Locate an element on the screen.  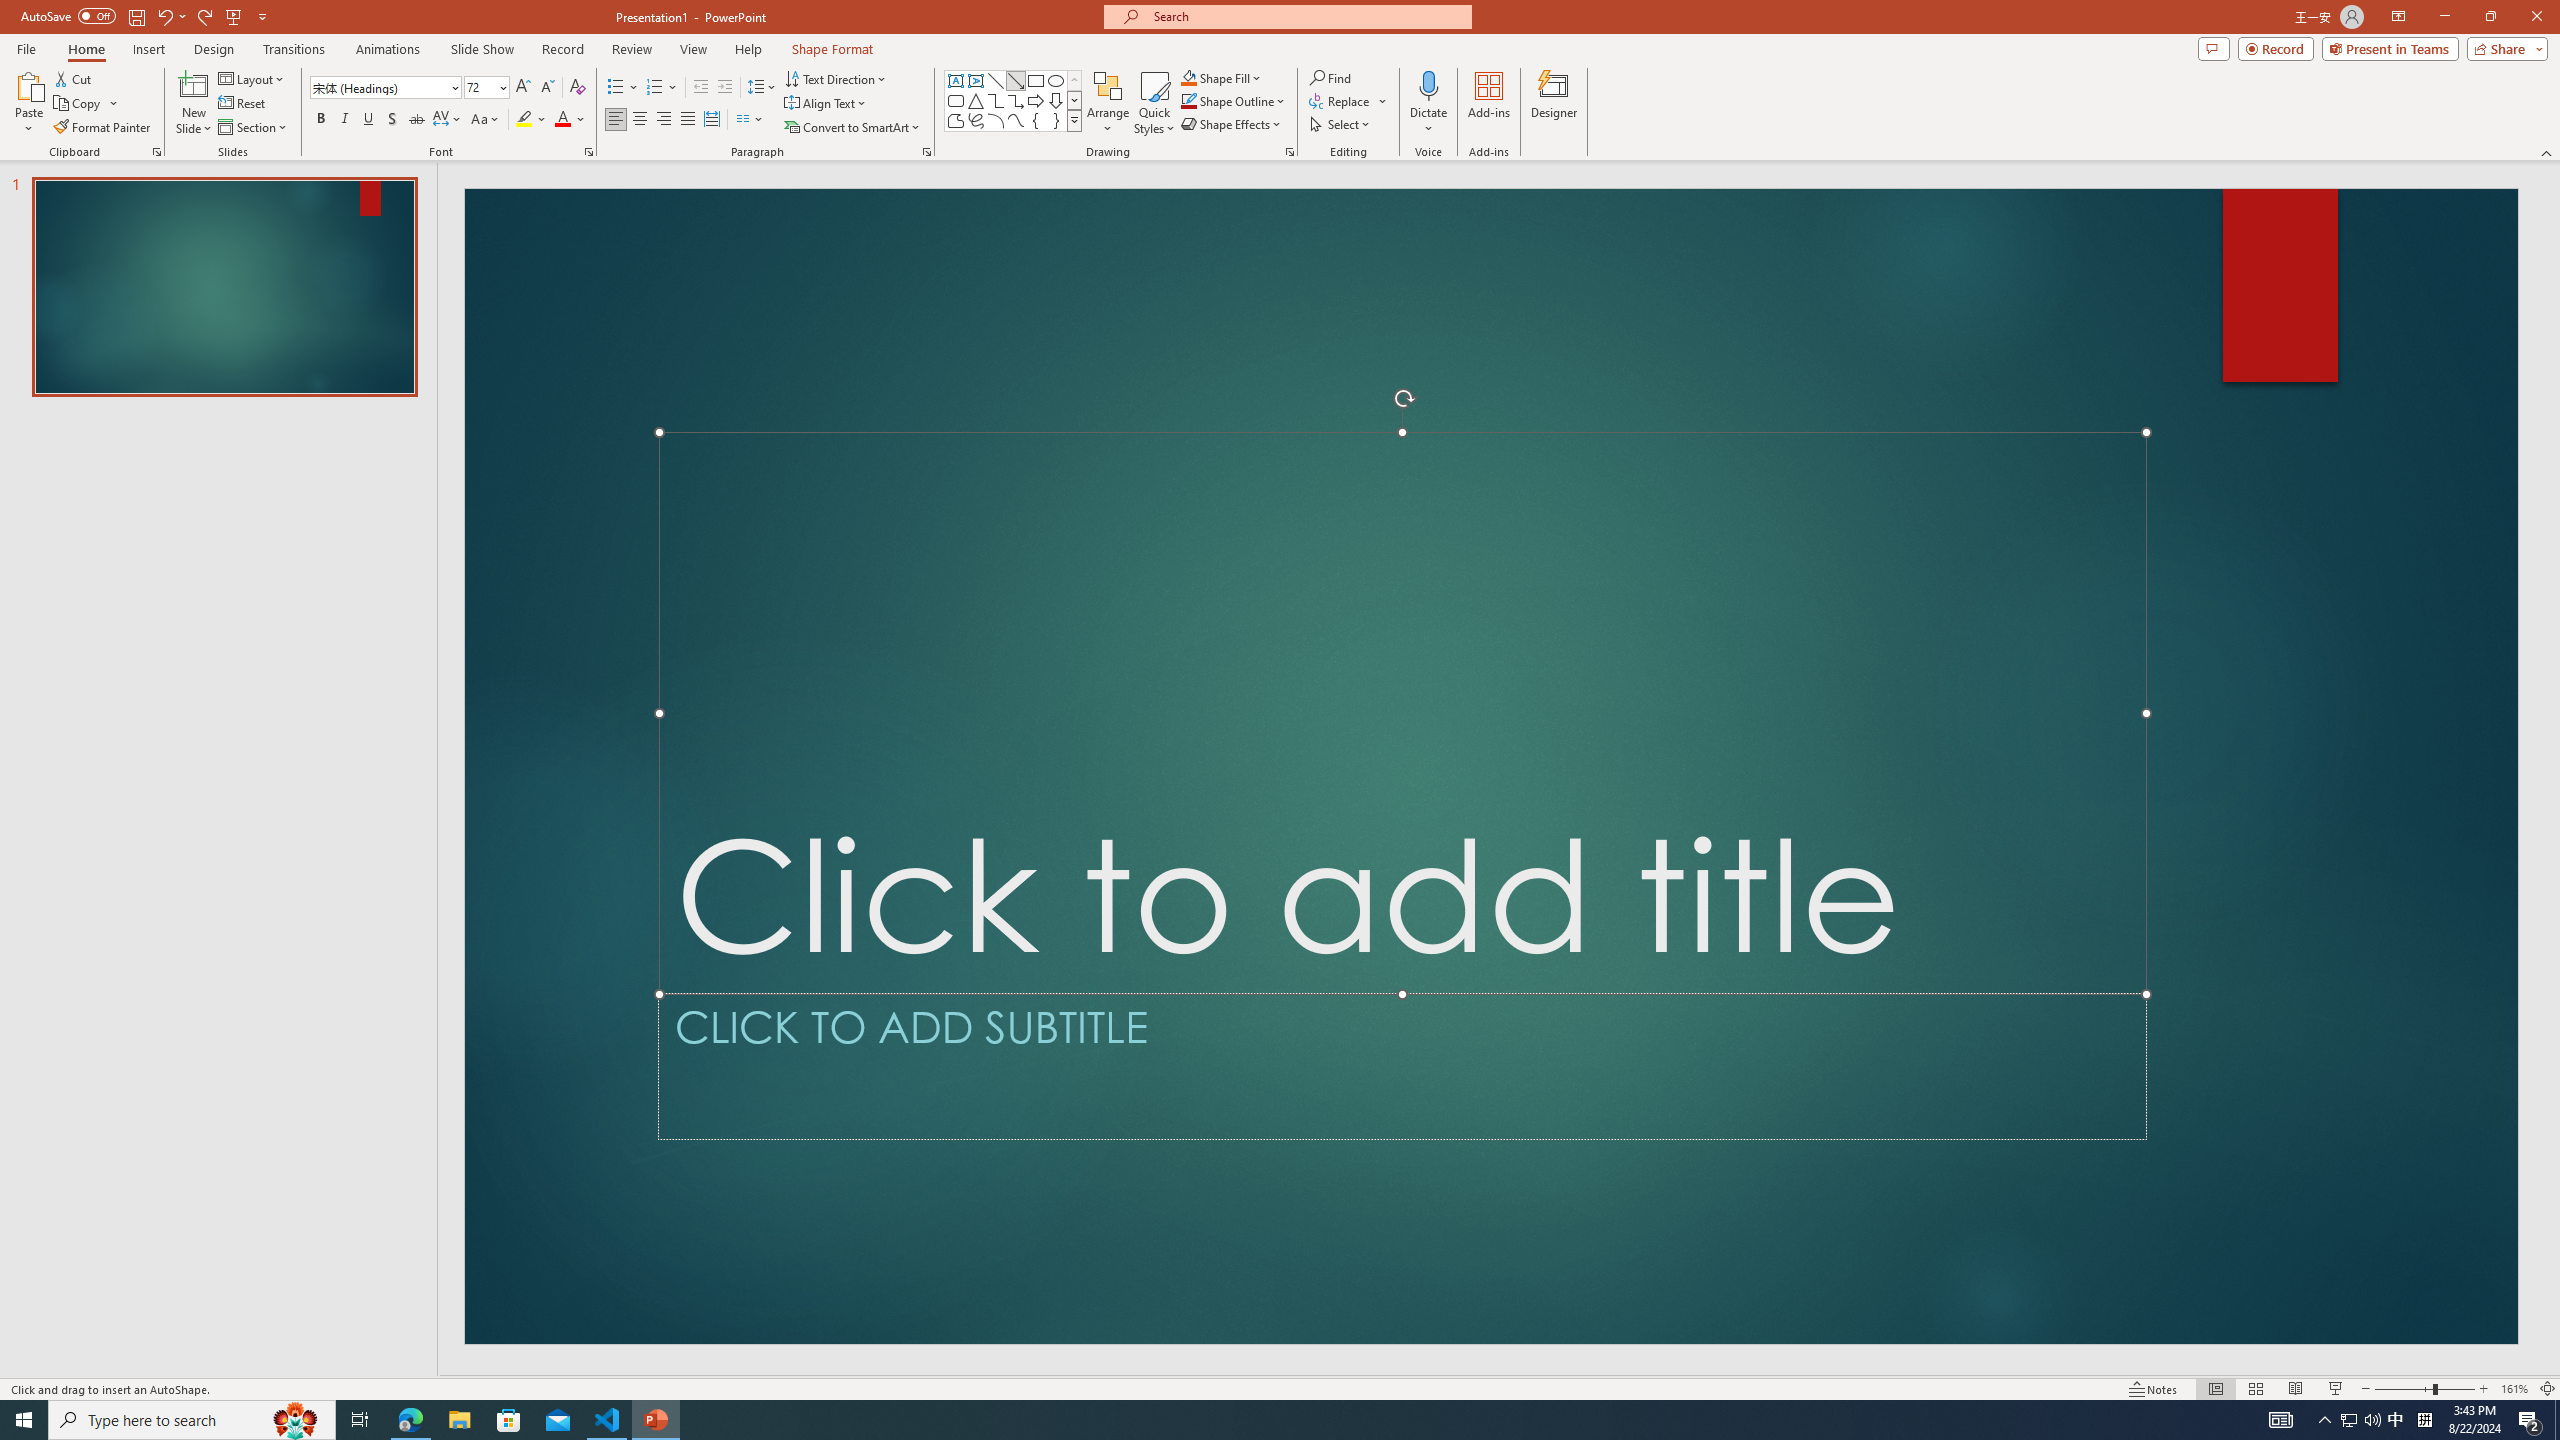
'Quick Styles' is located at coordinates (1153, 103).